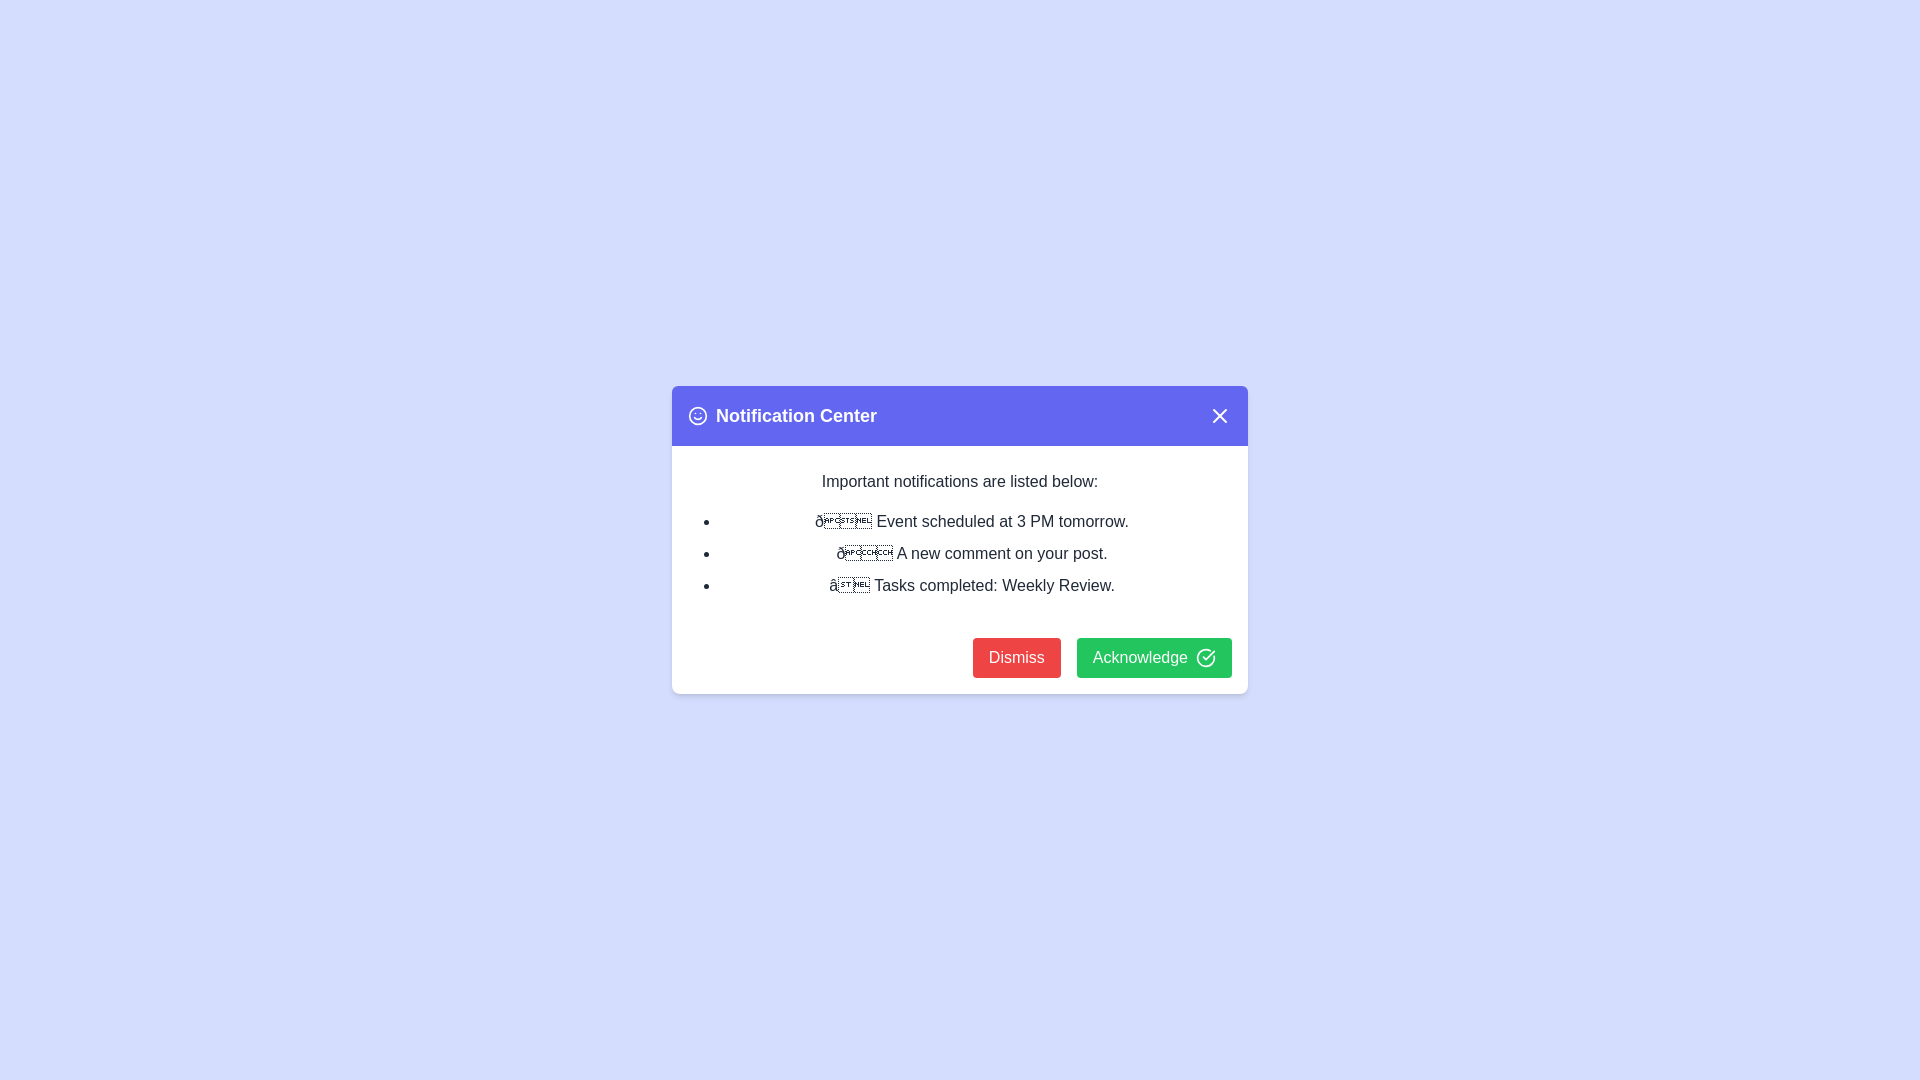 The height and width of the screenshot is (1080, 1920). I want to click on the Acknowledge button to perform the associated action, so click(1154, 658).